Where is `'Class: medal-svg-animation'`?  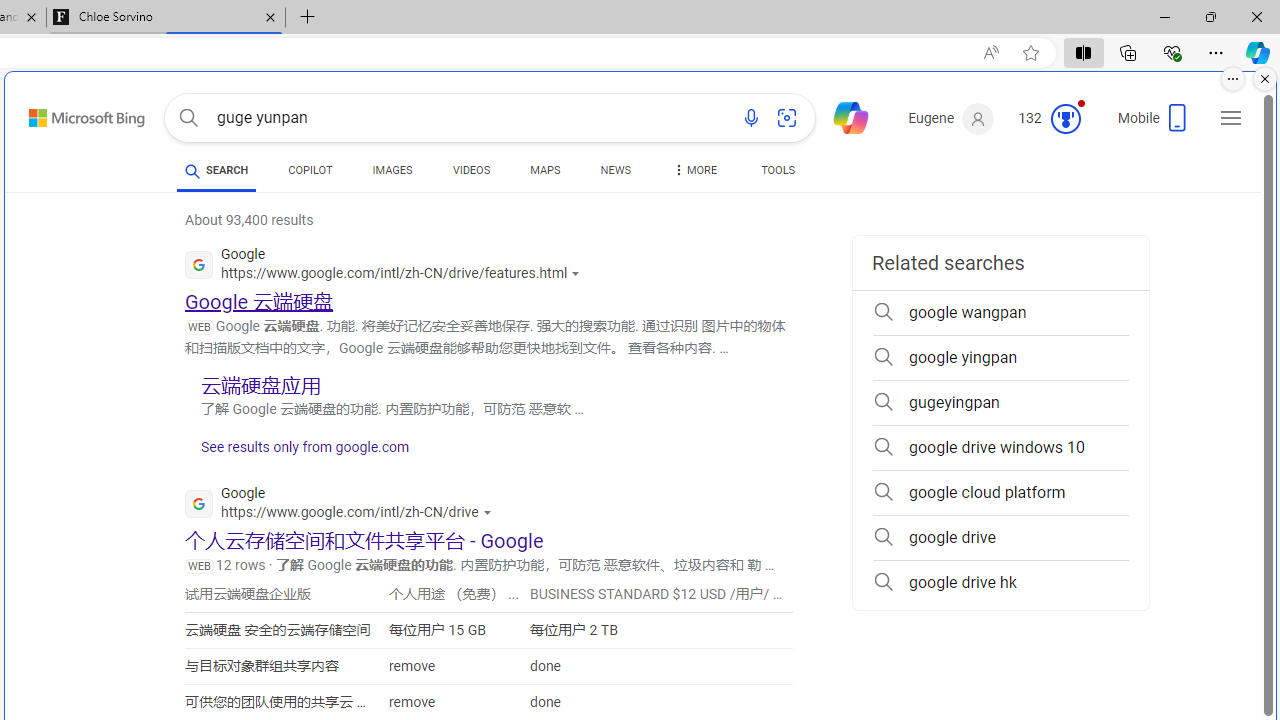 'Class: medal-svg-animation' is located at coordinates (1064, 119).